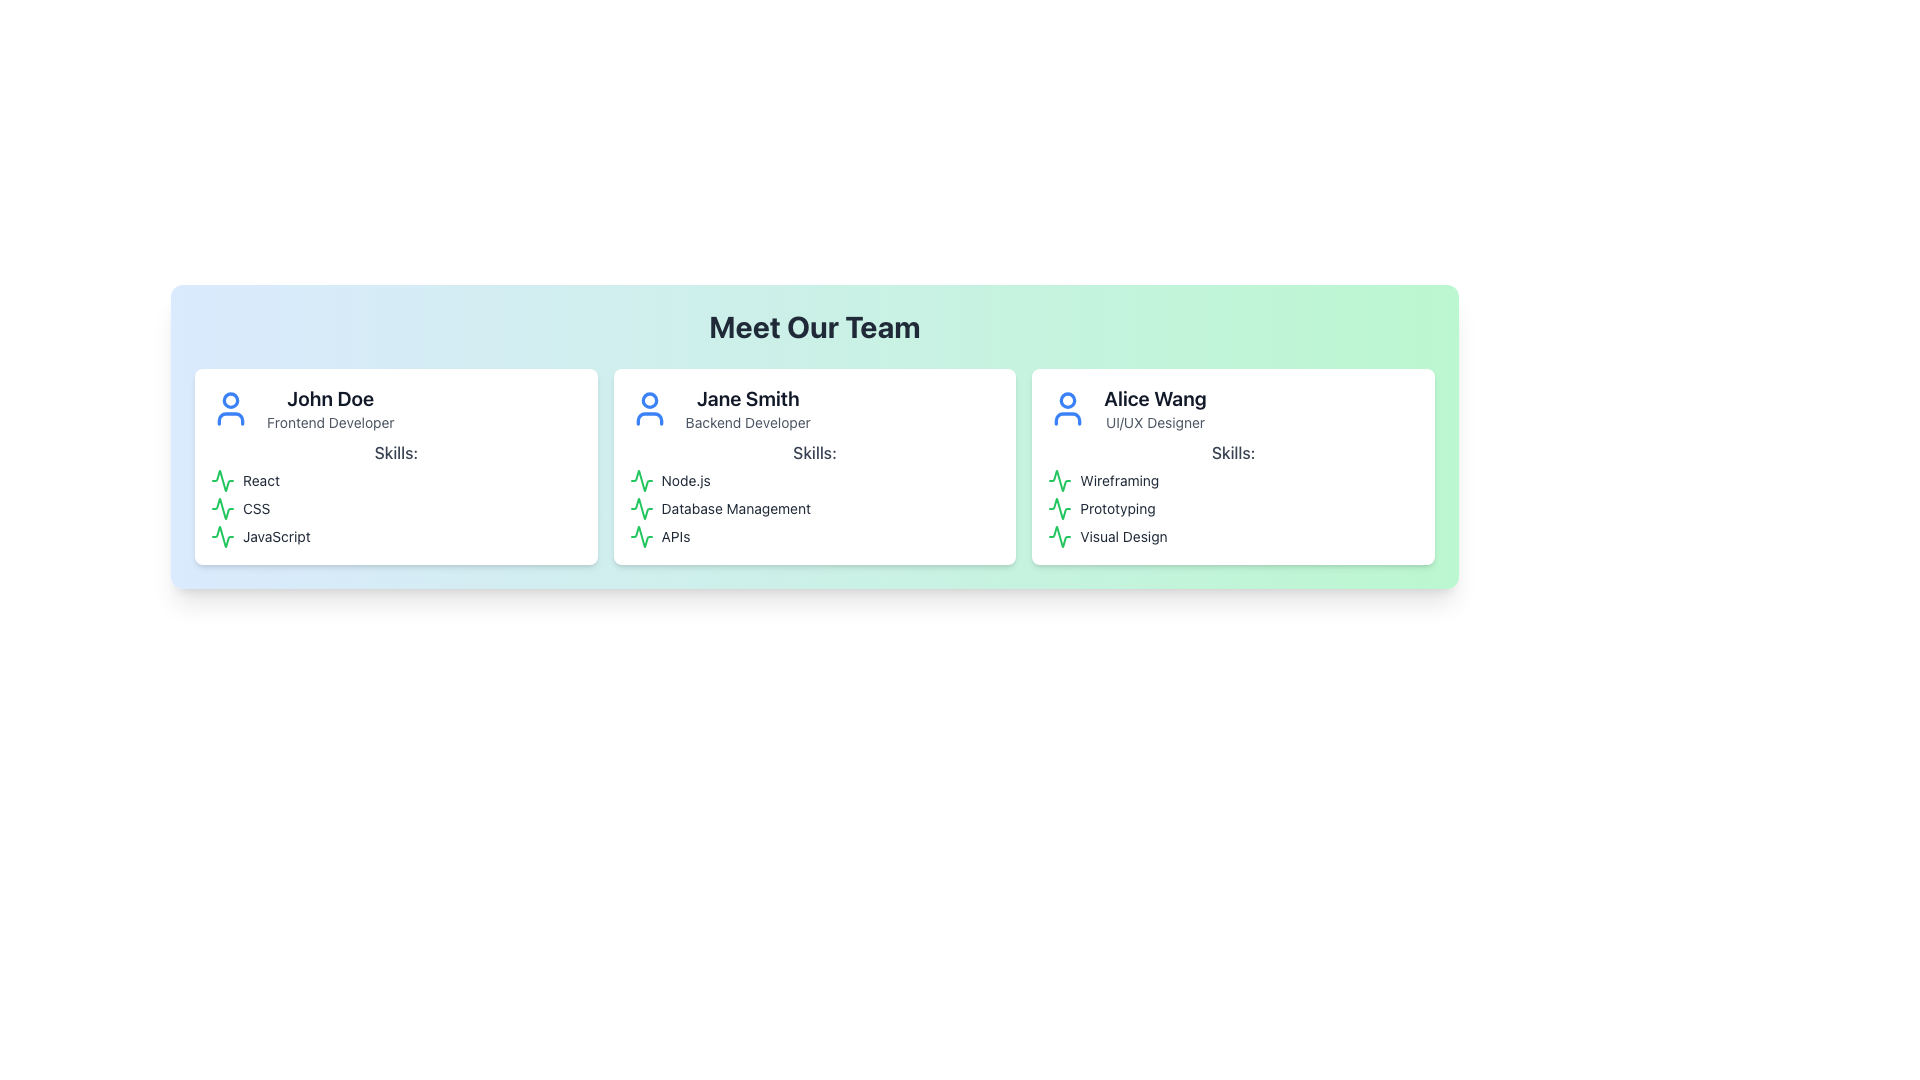  Describe the element at coordinates (1059, 508) in the screenshot. I see `the green waveform SVG icon located to the left of the 'Prototyping' label in the 'Skills' section of the 'Alice Wang - UI/UX Designer' card` at that location.